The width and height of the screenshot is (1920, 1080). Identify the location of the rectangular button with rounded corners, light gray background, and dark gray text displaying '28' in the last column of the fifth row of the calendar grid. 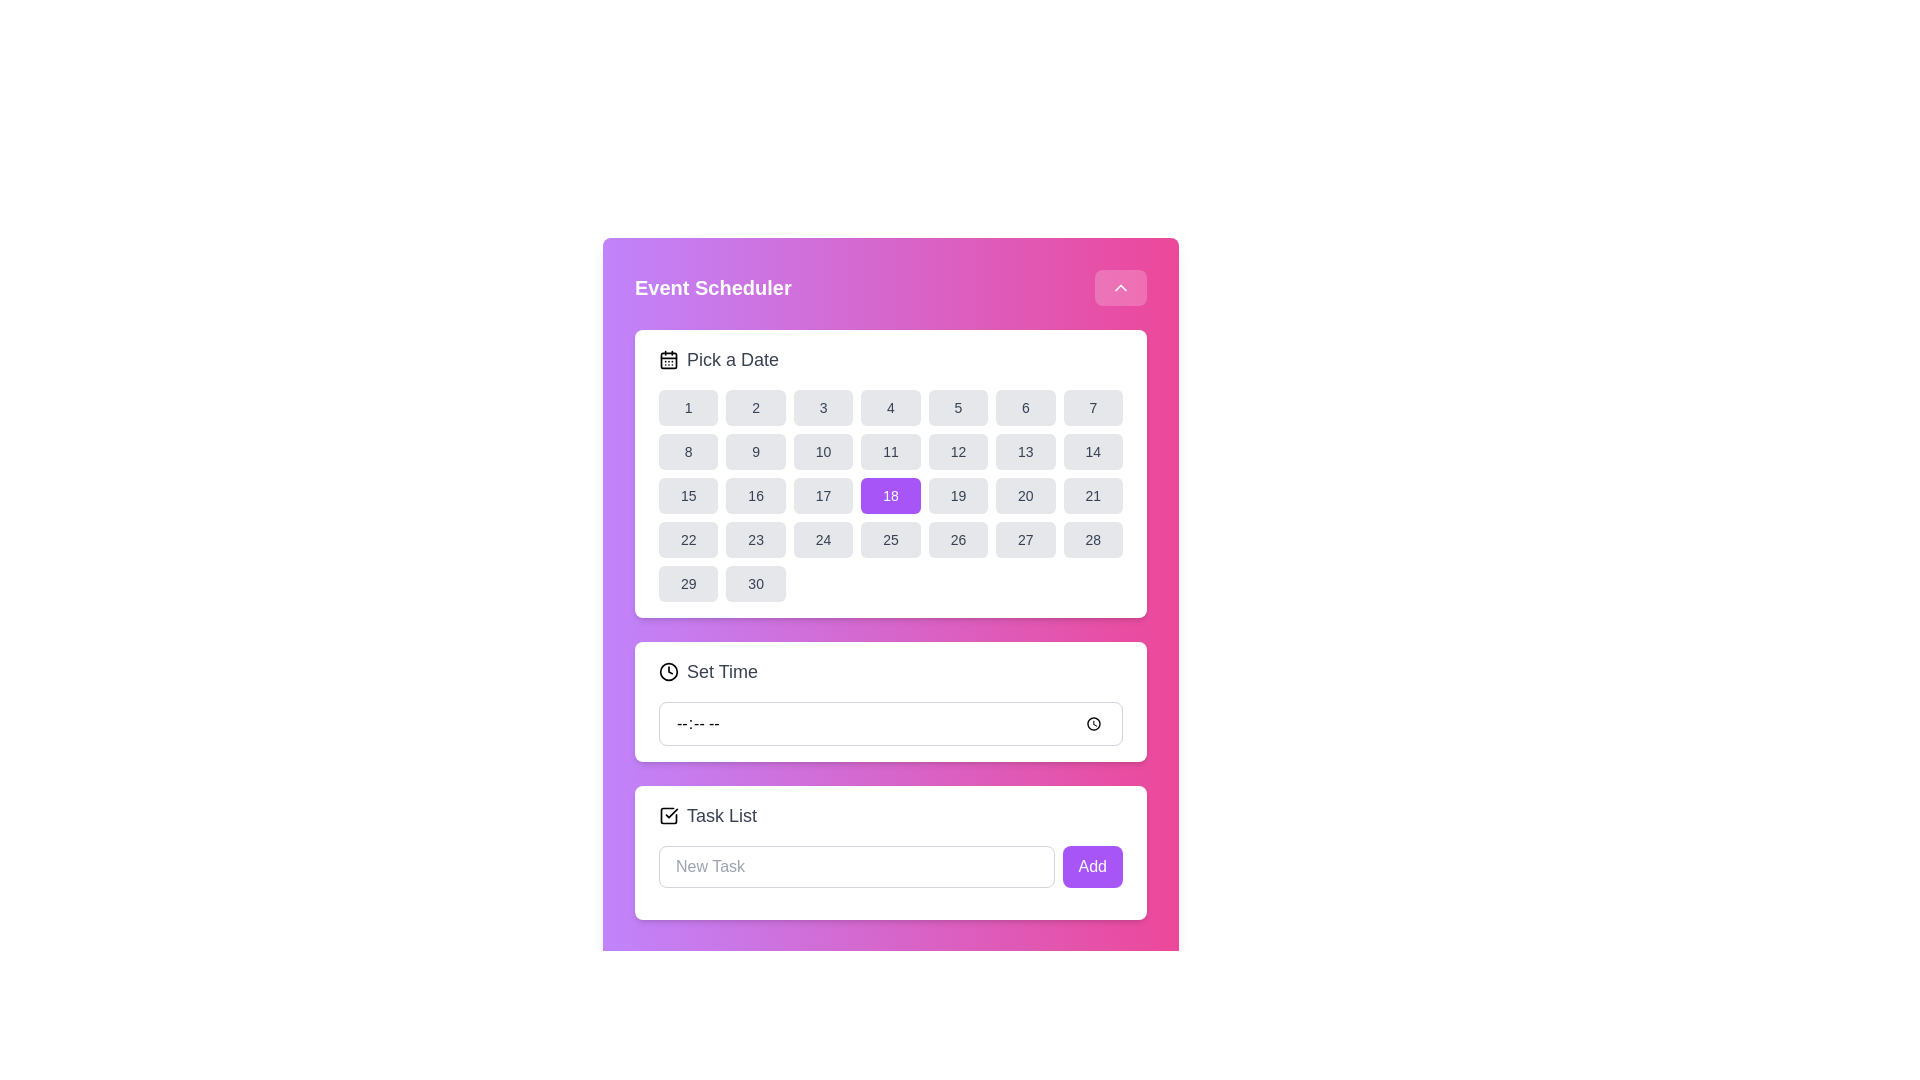
(1092, 540).